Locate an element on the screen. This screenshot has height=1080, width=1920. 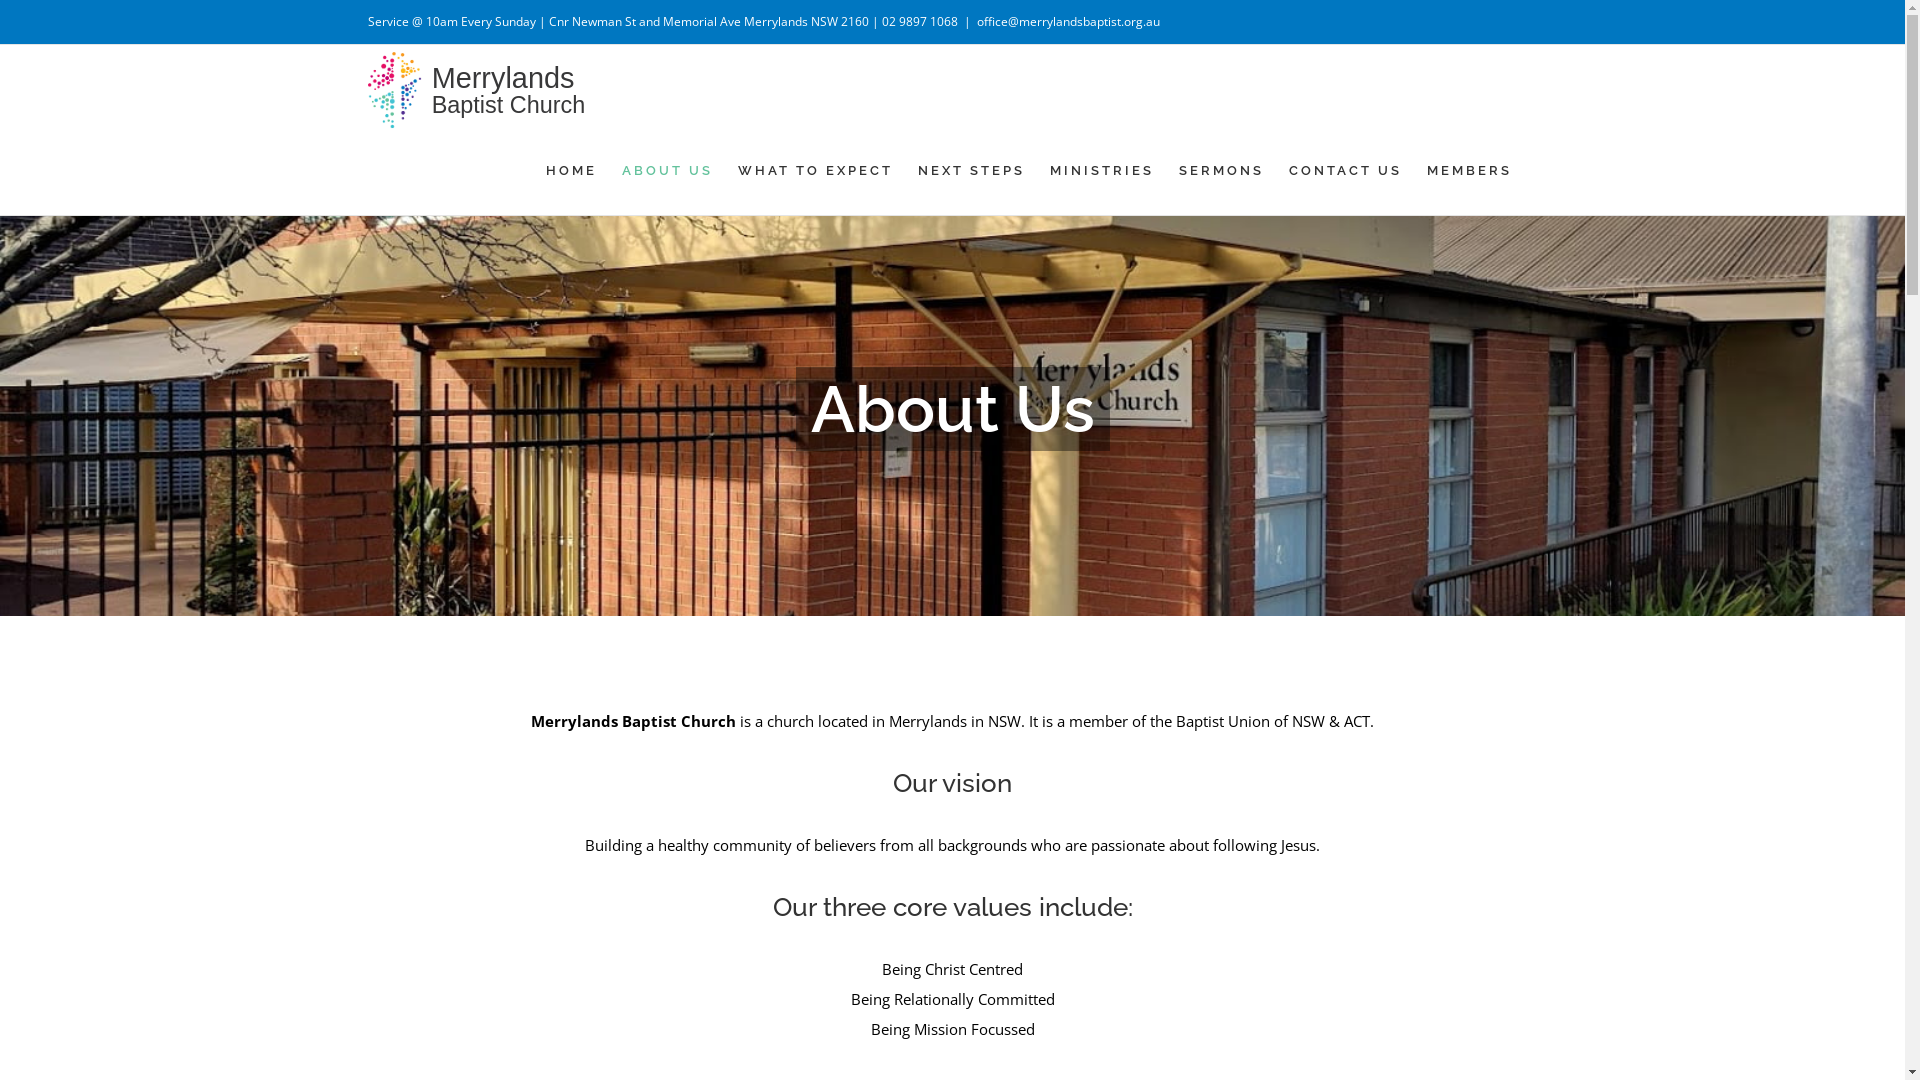
'SERMONS' is located at coordinates (1220, 168).